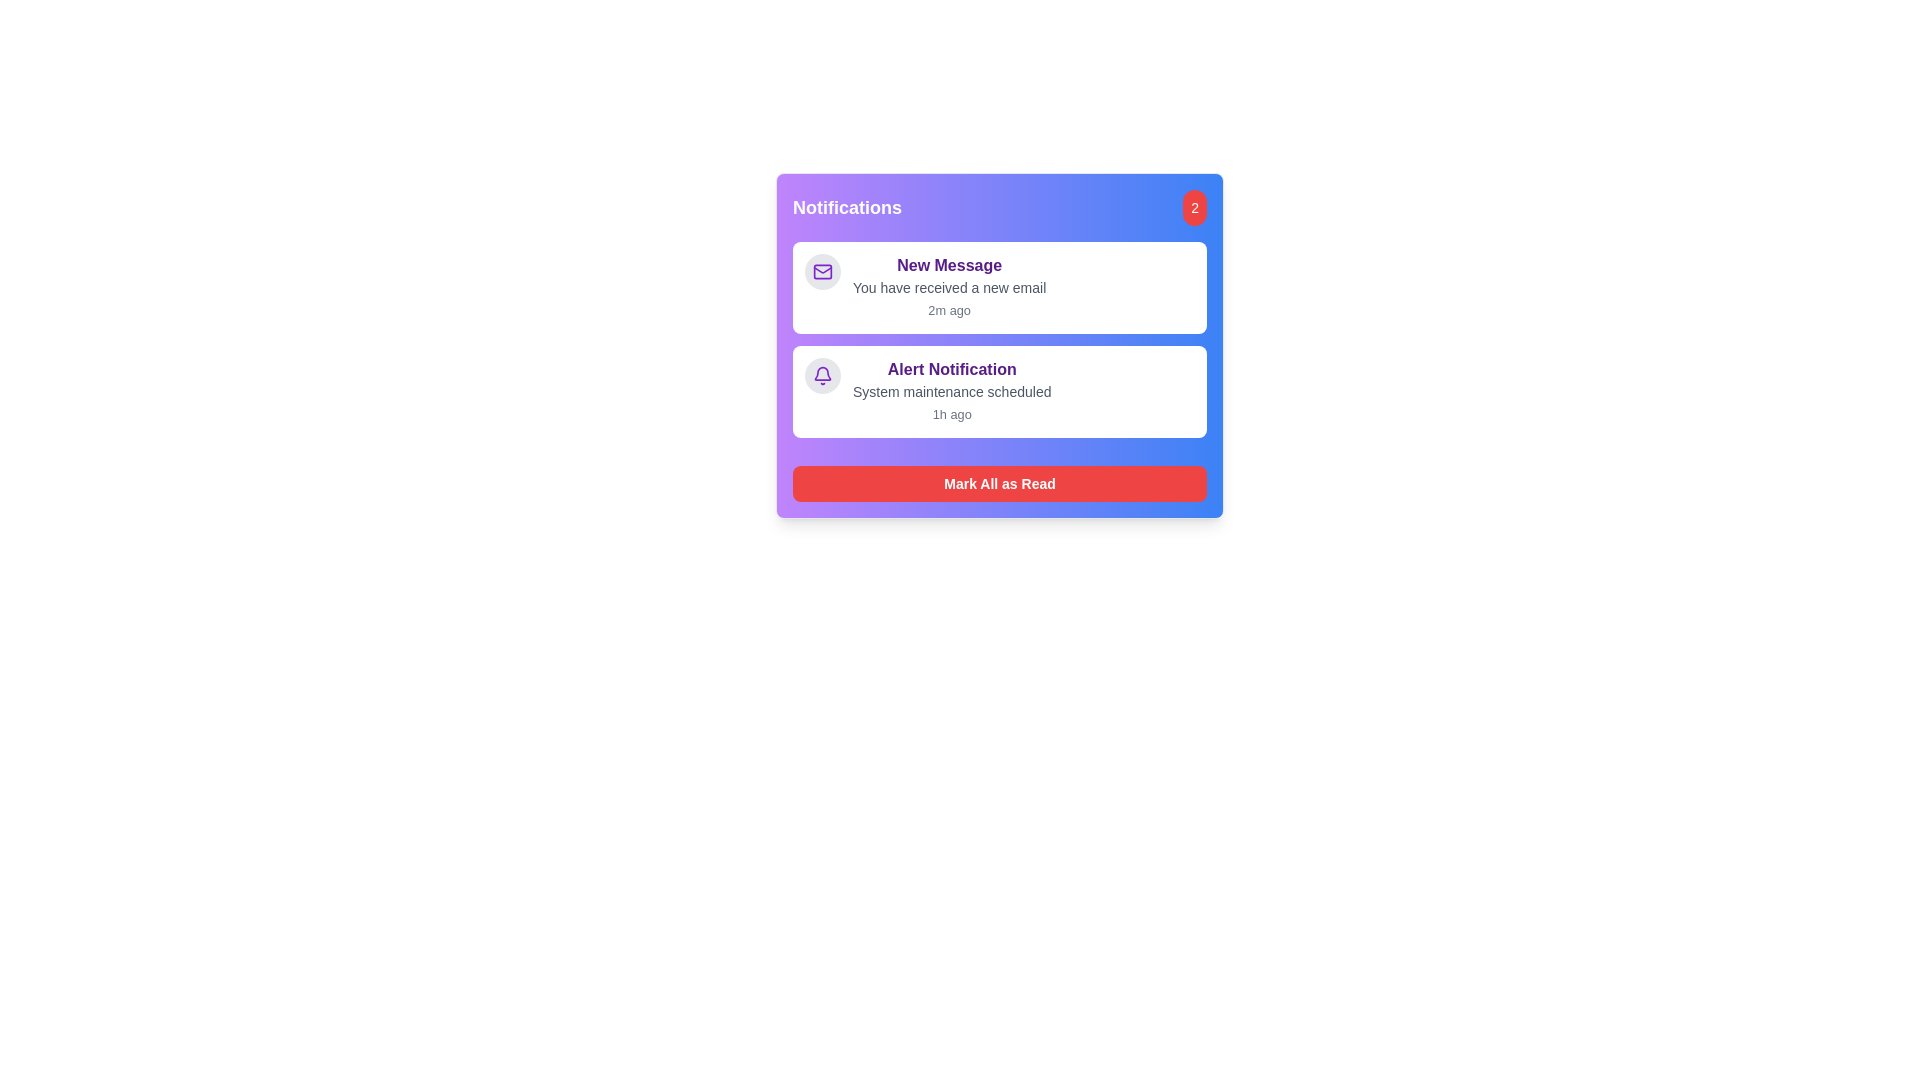 The image size is (1920, 1080). Describe the element at coordinates (822, 272) in the screenshot. I see `the rectangular component of the envelope icon located within the first notification card in the notification panel` at that location.